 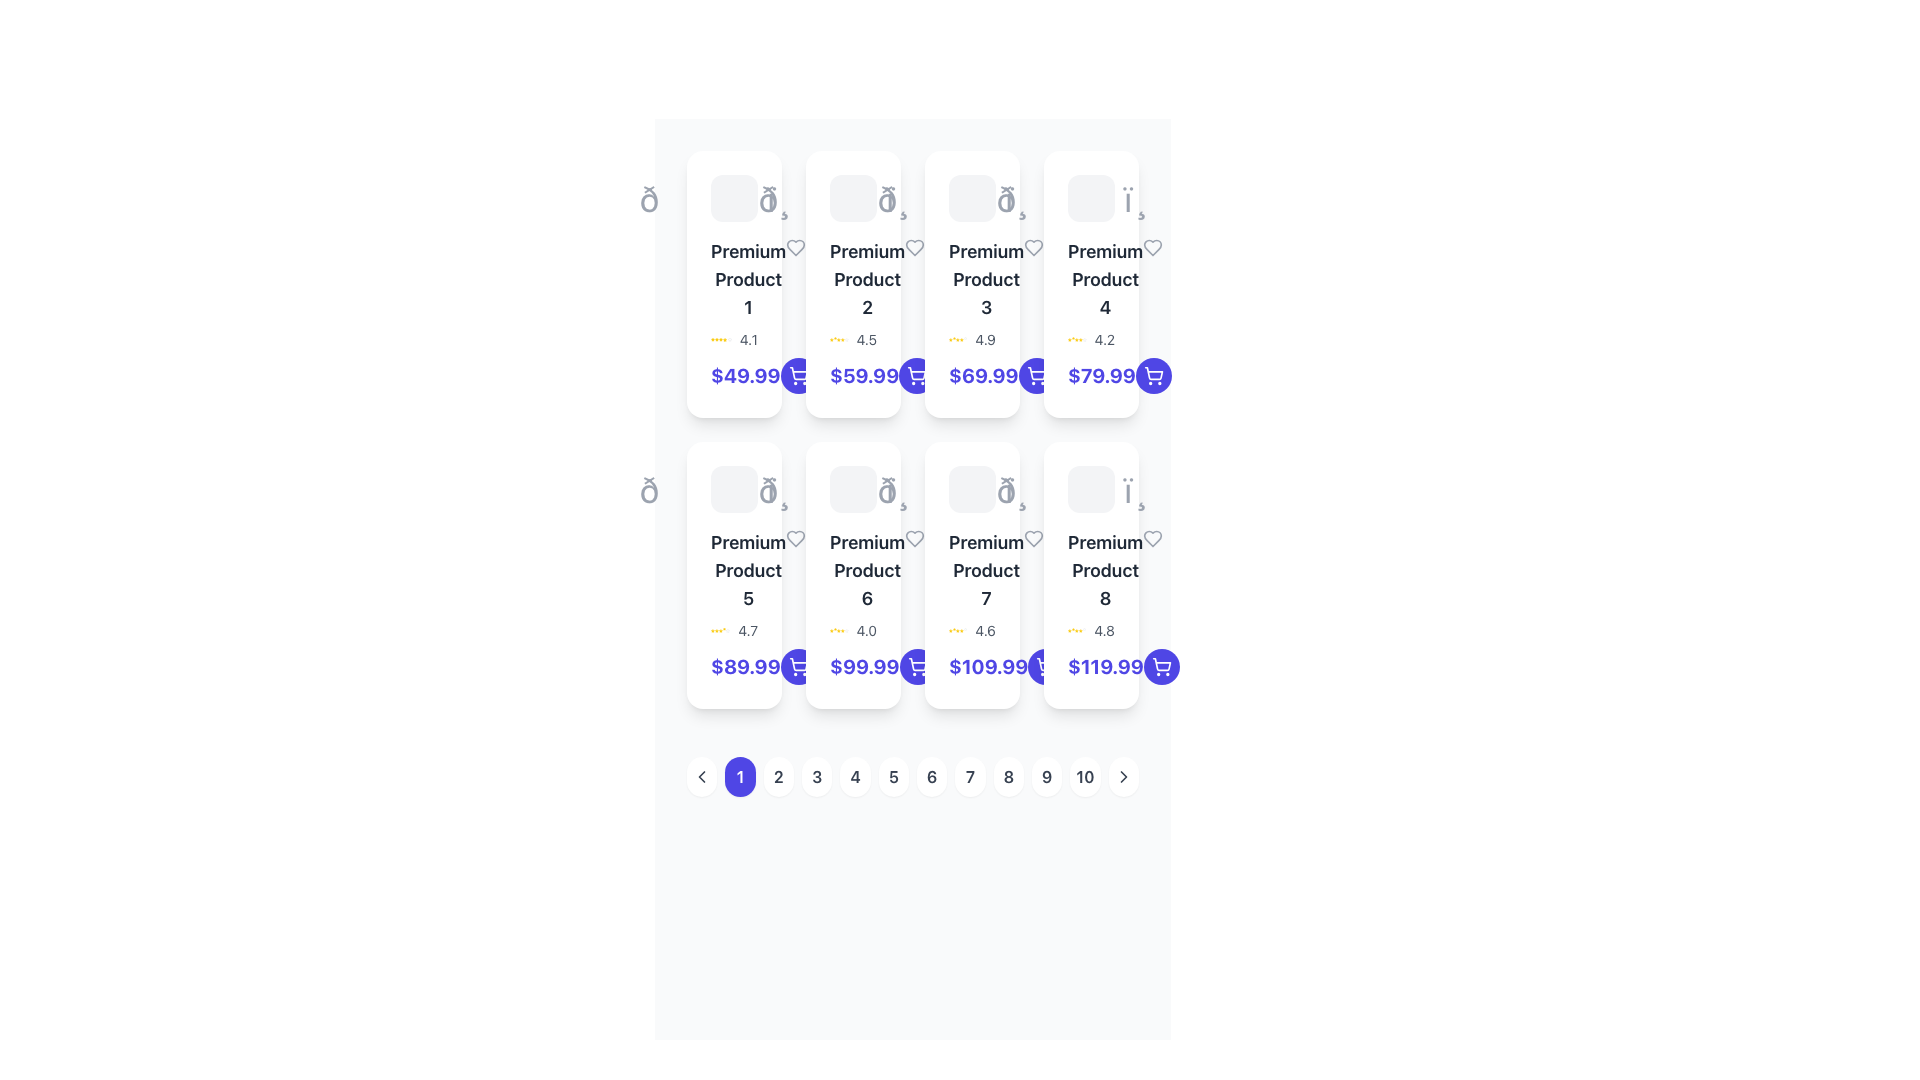 What do you see at coordinates (914, 246) in the screenshot?
I see `the heart icon to mark 'Premium Product 2' as a favorite, located to the right of the product name in the second card of the product list` at bounding box center [914, 246].